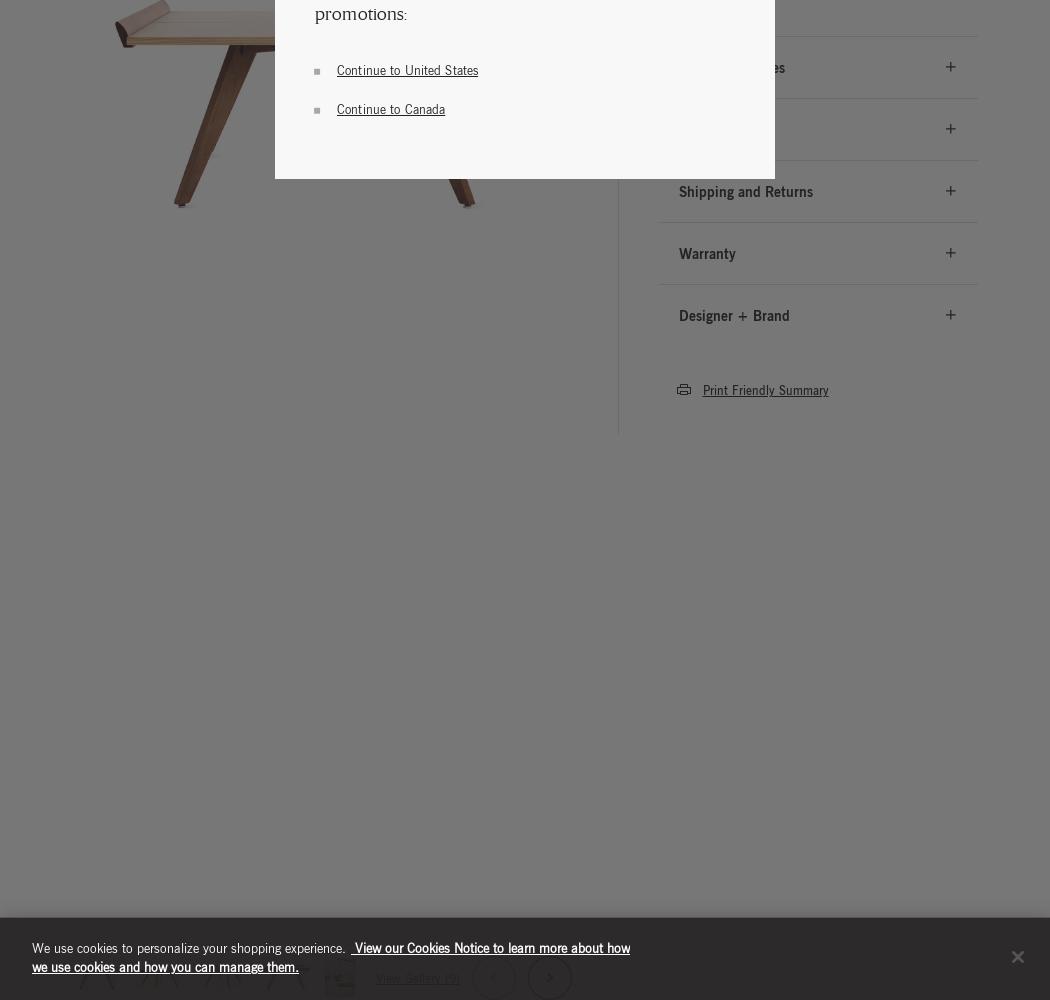 The width and height of the screenshot is (1050, 1000). I want to click on 'View Gallery (', so click(373, 976).